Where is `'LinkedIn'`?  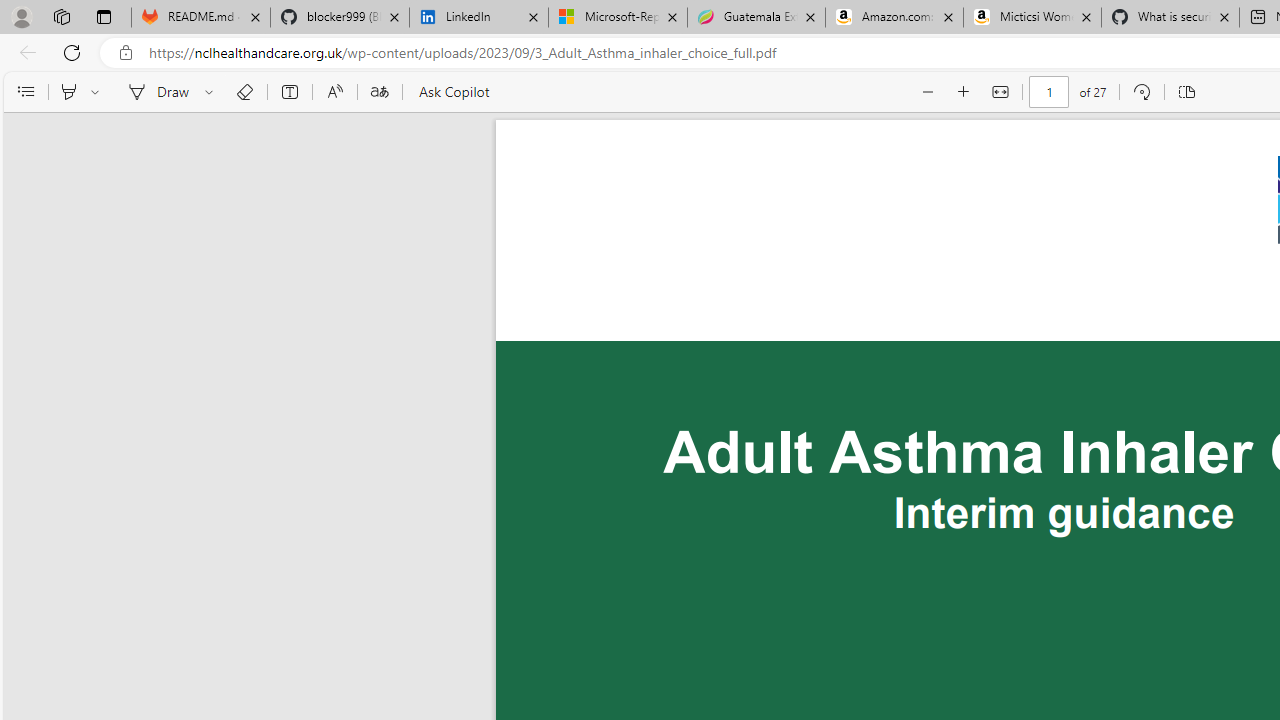
'LinkedIn' is located at coordinates (477, 17).